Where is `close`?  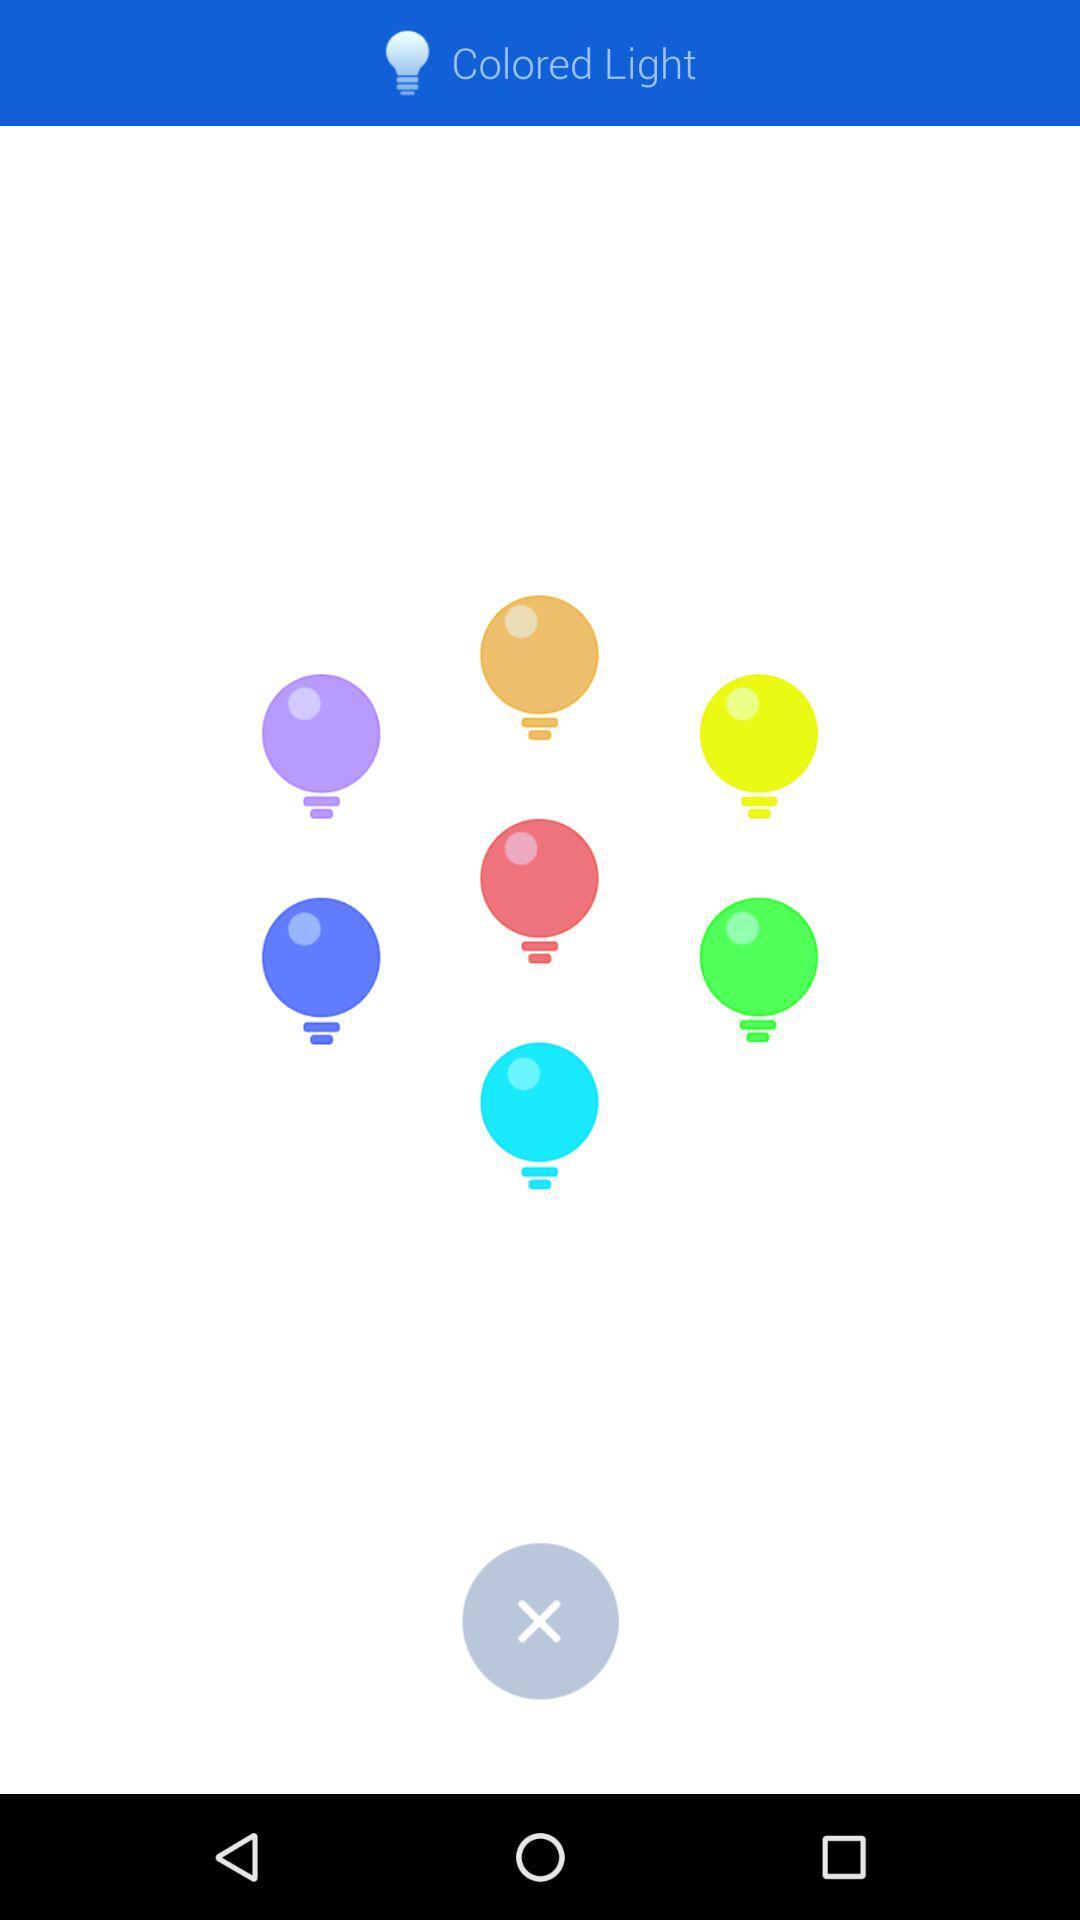 close is located at coordinates (540, 1620).